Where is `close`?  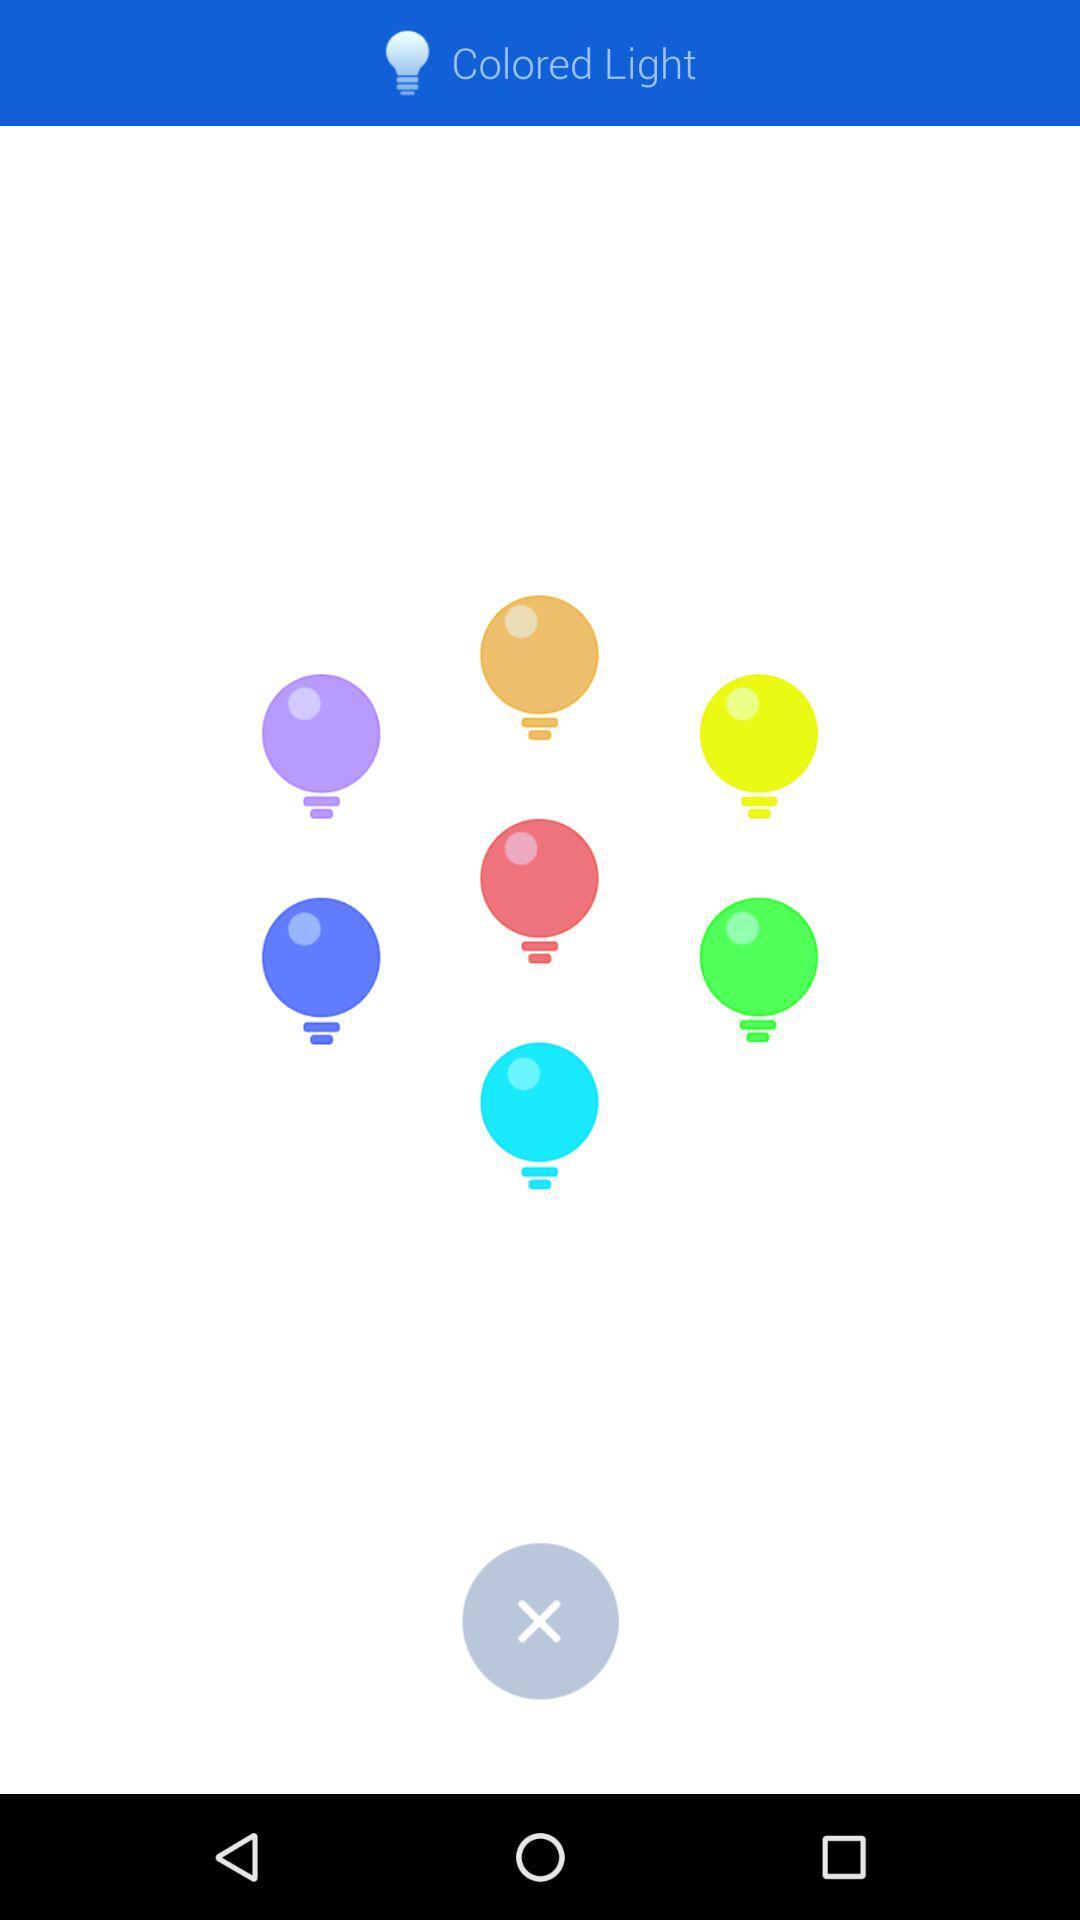 close is located at coordinates (540, 1620).